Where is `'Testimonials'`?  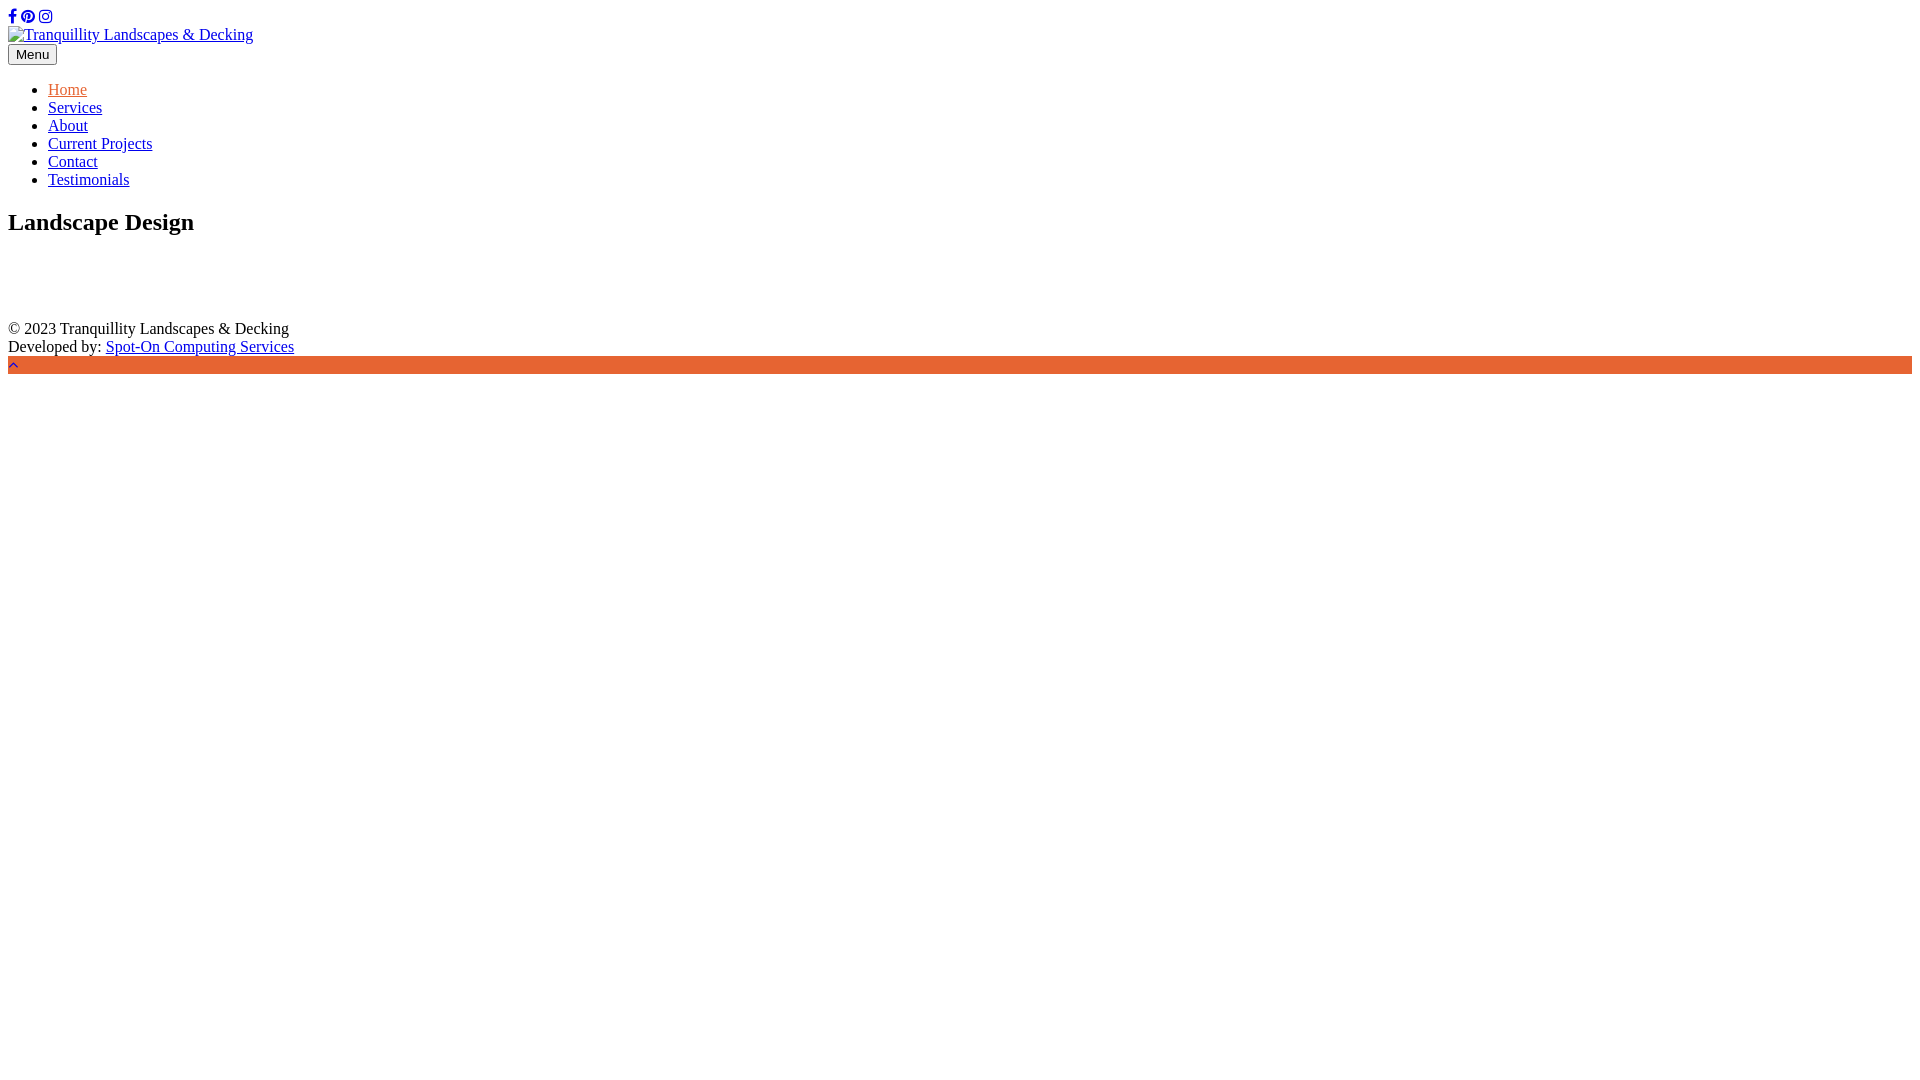
'Testimonials' is located at coordinates (88, 178).